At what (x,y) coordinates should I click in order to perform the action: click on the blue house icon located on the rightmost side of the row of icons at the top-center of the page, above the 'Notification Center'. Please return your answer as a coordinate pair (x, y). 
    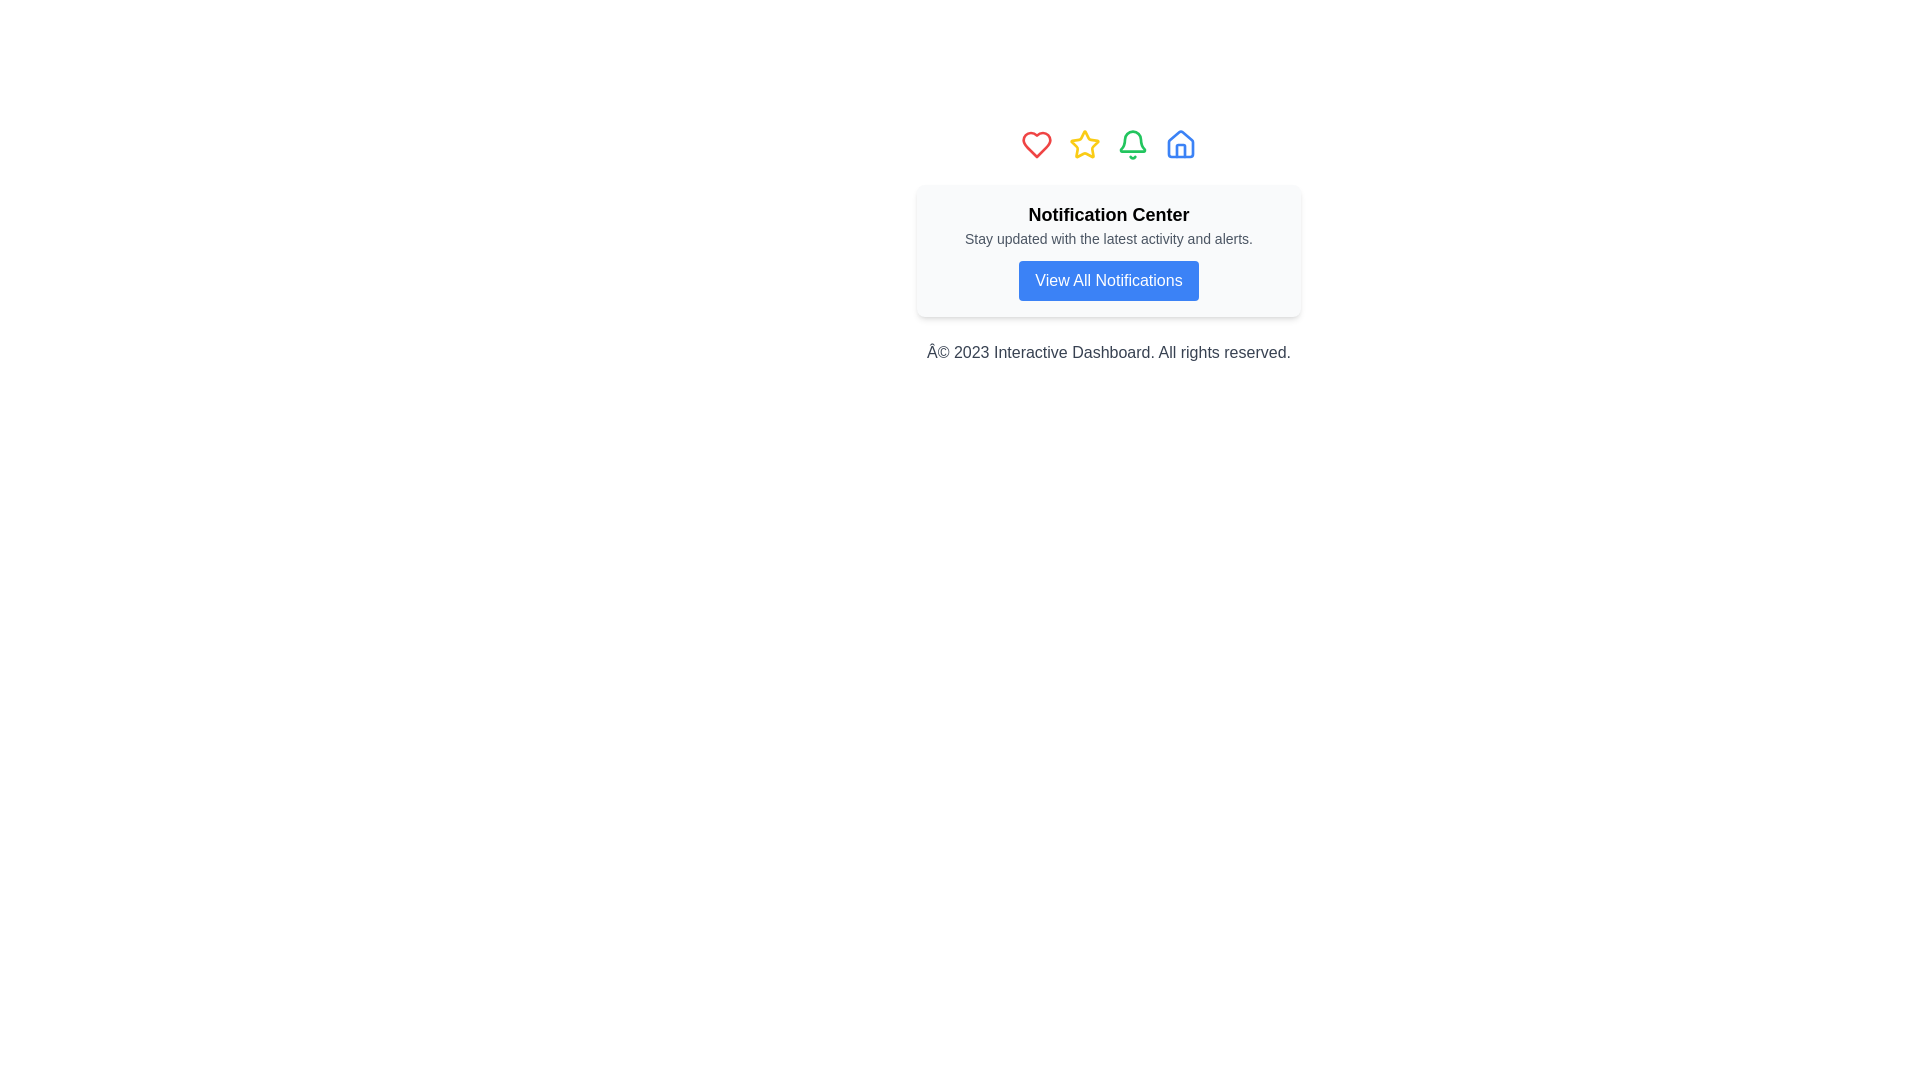
    Looking at the image, I should click on (1180, 142).